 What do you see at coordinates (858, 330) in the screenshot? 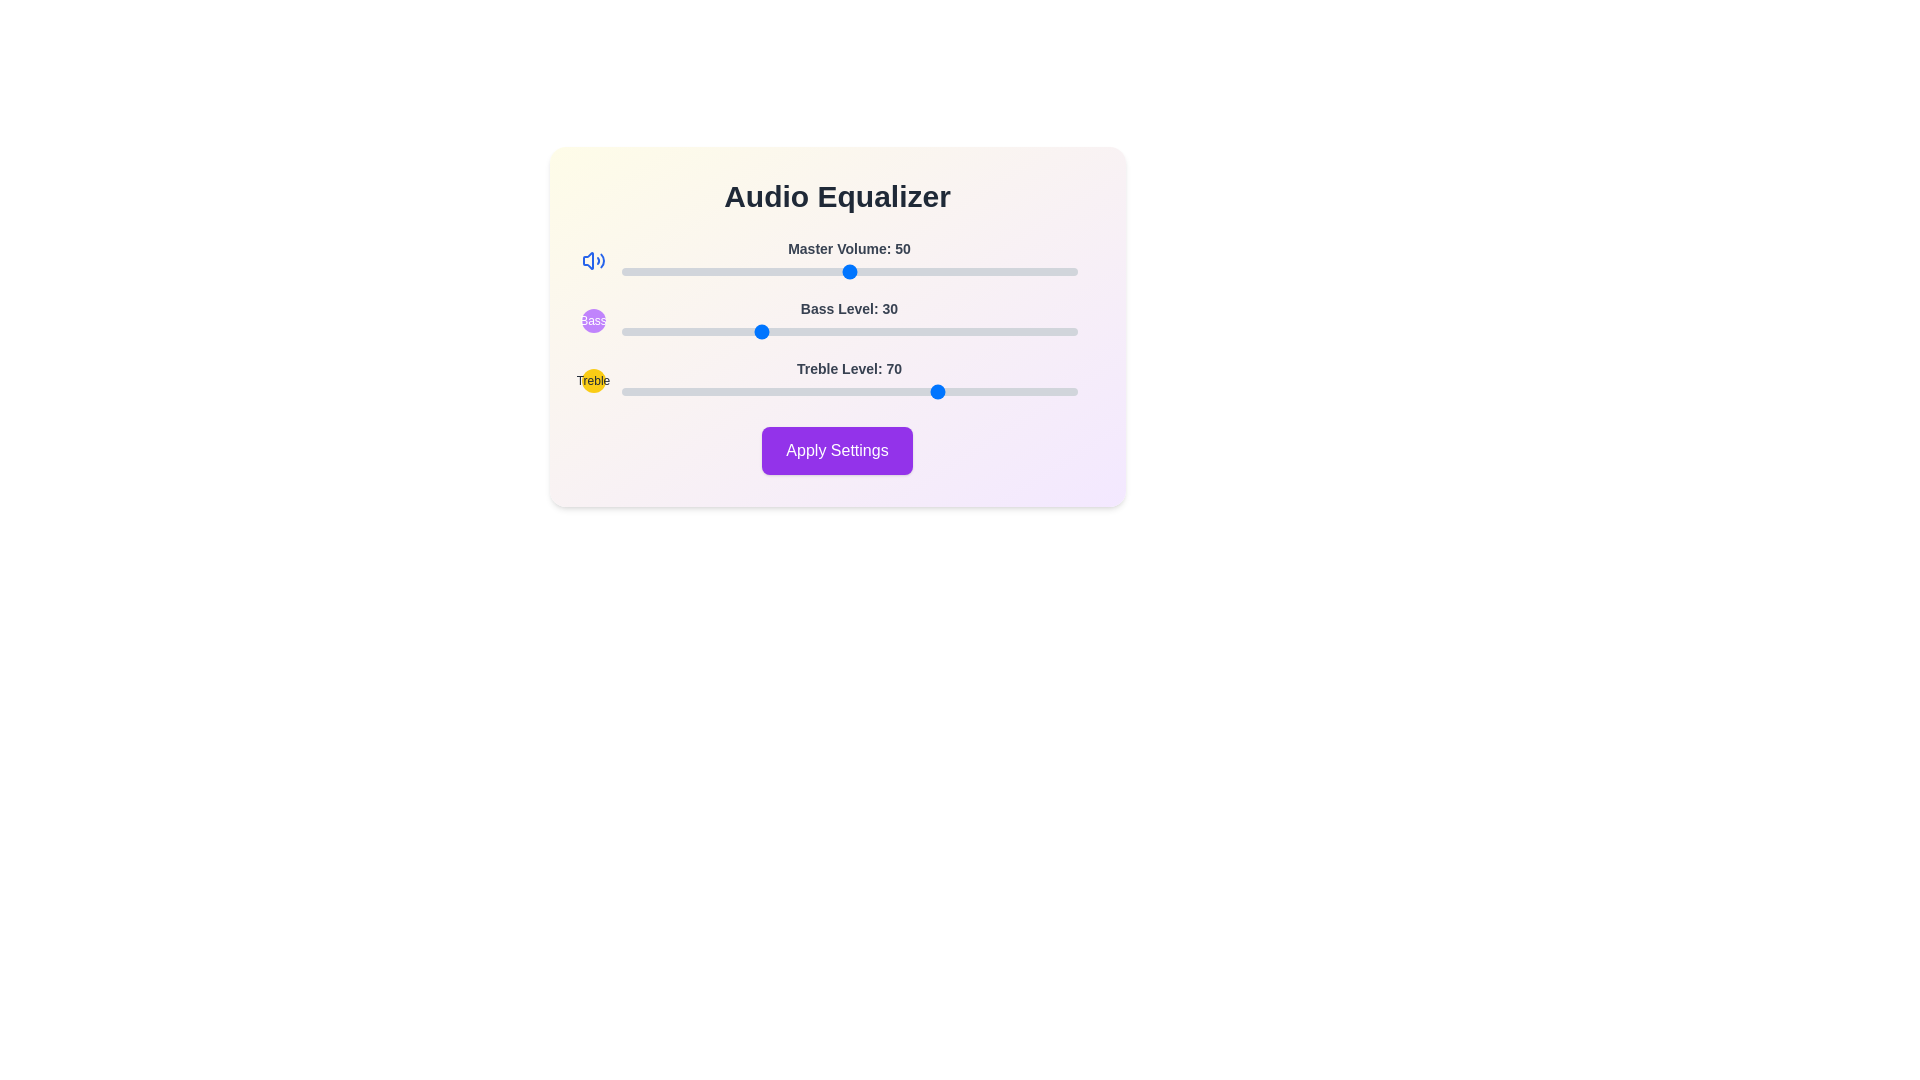
I see `bass level` at bounding box center [858, 330].